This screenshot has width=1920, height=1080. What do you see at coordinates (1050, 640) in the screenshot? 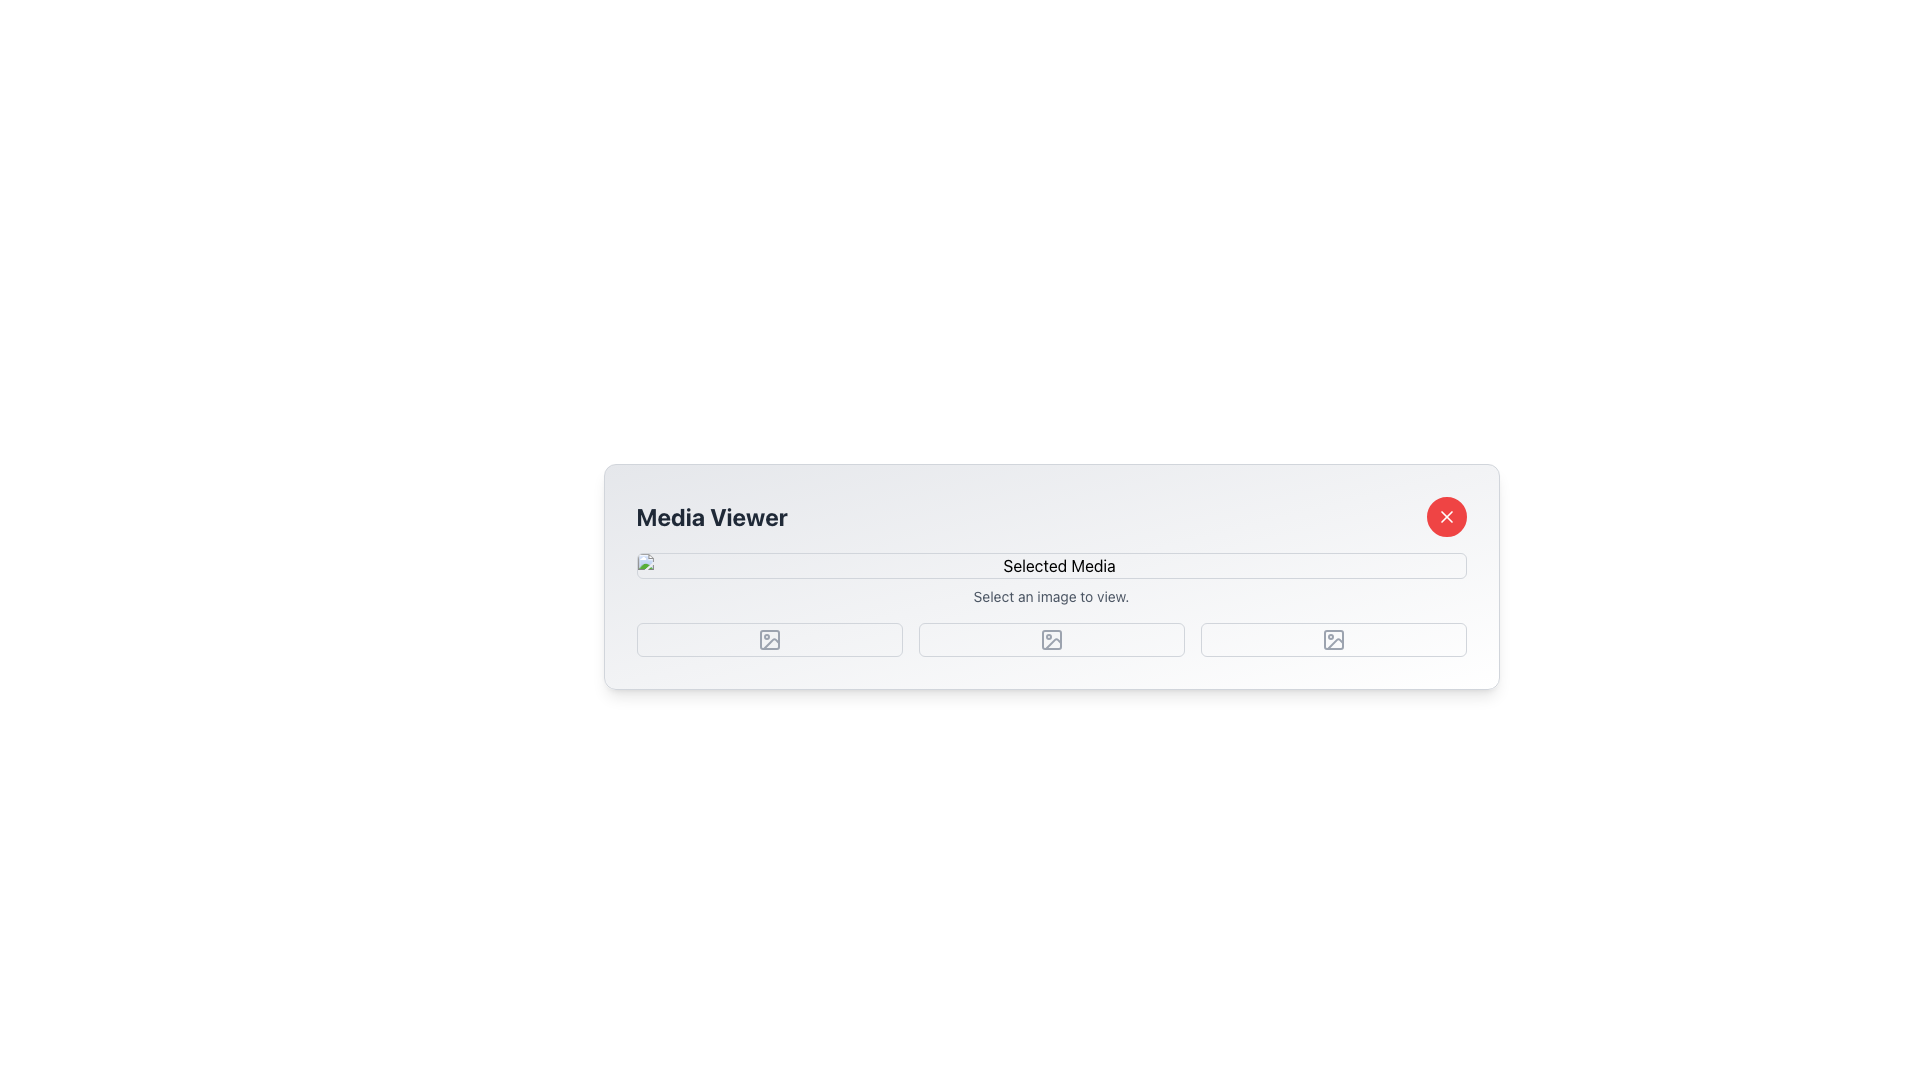
I see `the picture frame icon with a gray border located in the middle of five image-related icons in the 'Selected Media' section` at bounding box center [1050, 640].